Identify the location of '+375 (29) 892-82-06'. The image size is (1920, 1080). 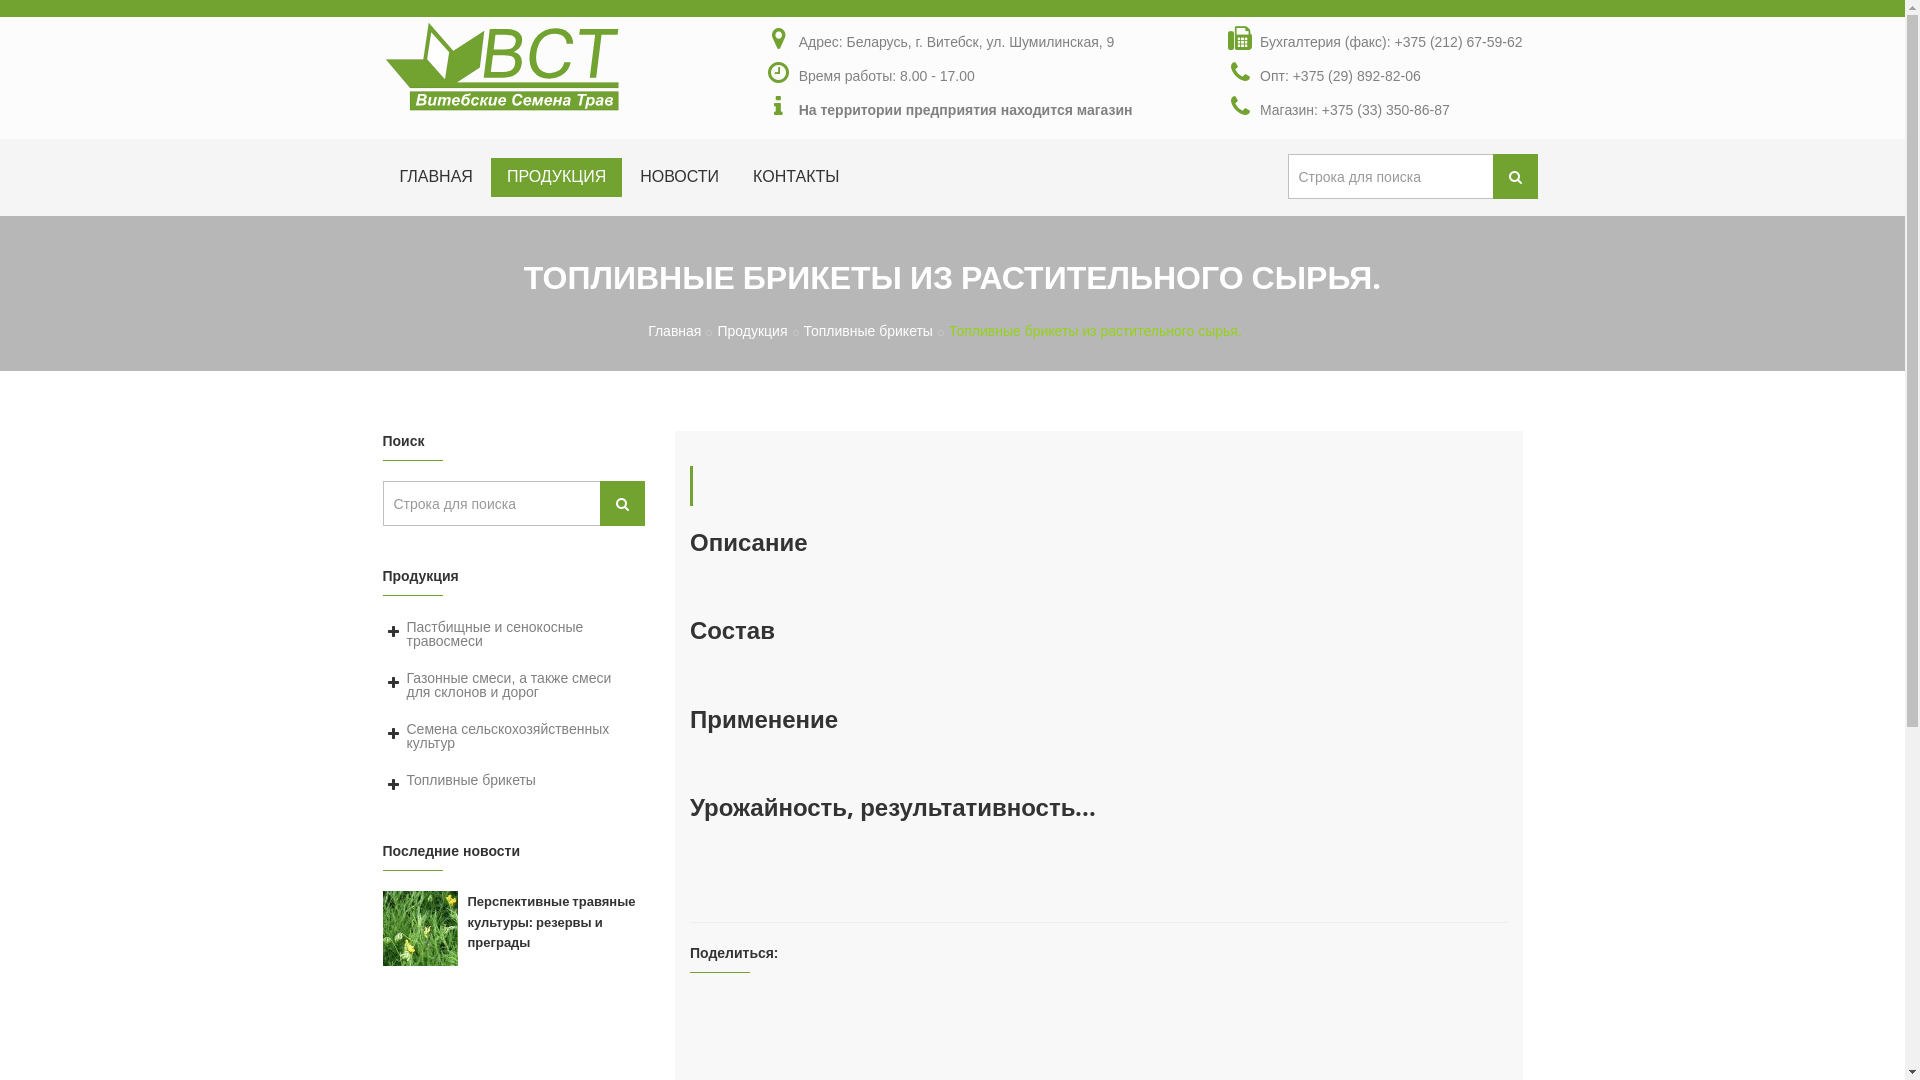
(1357, 75).